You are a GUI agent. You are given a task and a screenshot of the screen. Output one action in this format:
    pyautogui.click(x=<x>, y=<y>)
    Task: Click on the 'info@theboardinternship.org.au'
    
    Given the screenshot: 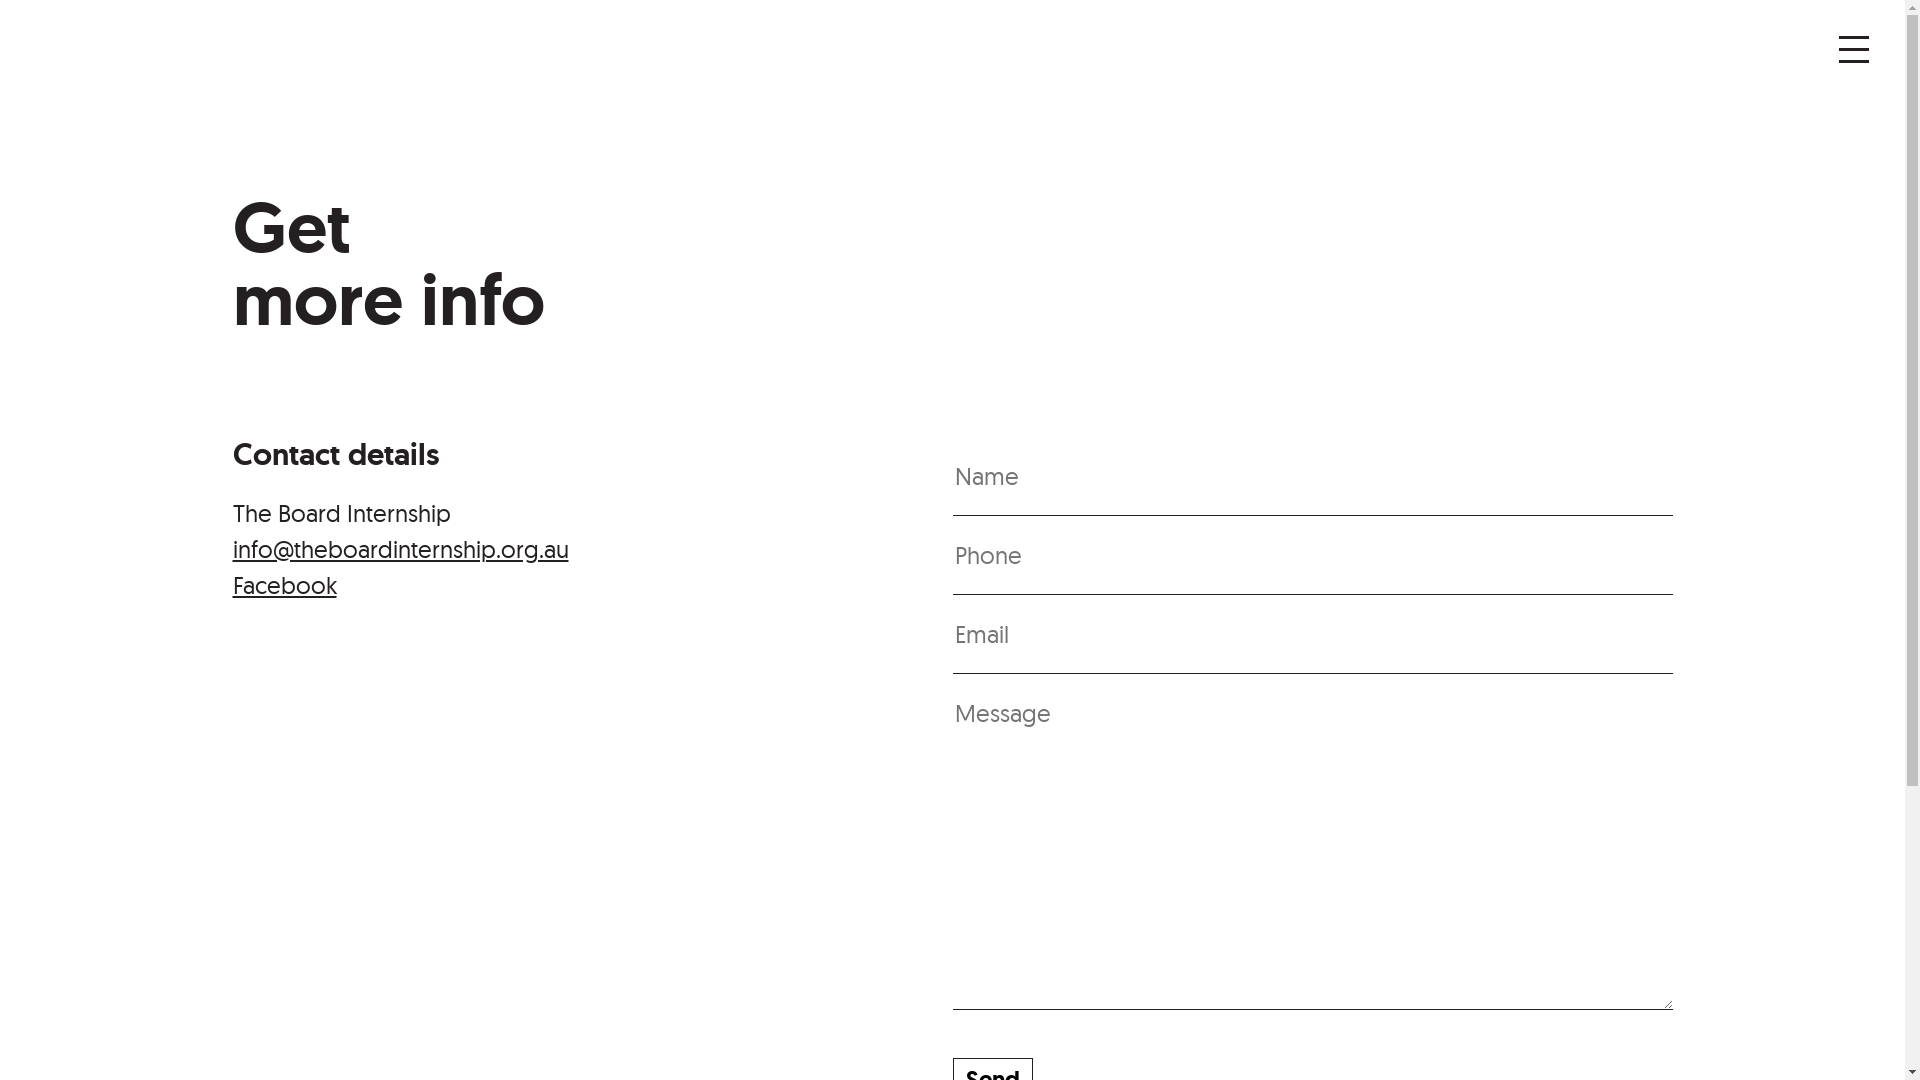 What is the action you would take?
    pyautogui.click(x=231, y=548)
    